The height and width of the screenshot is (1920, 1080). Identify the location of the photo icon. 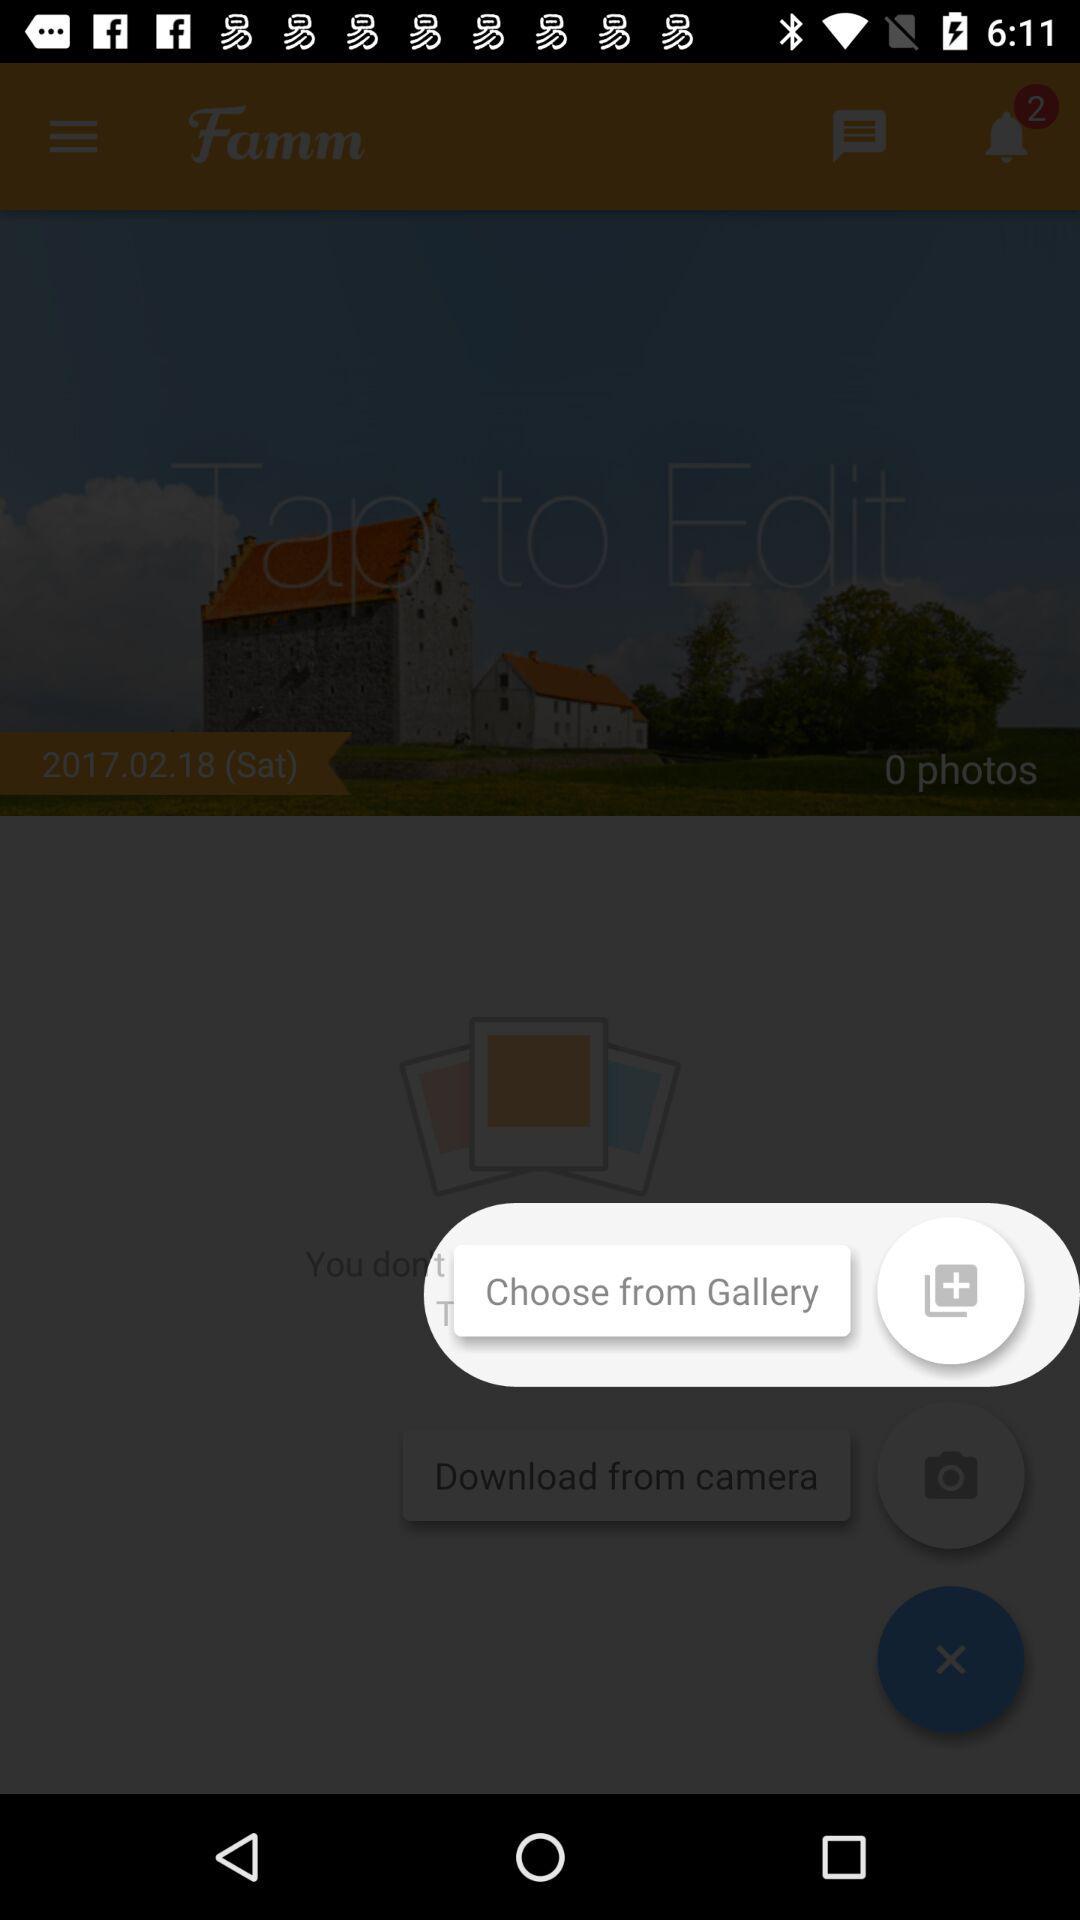
(950, 1475).